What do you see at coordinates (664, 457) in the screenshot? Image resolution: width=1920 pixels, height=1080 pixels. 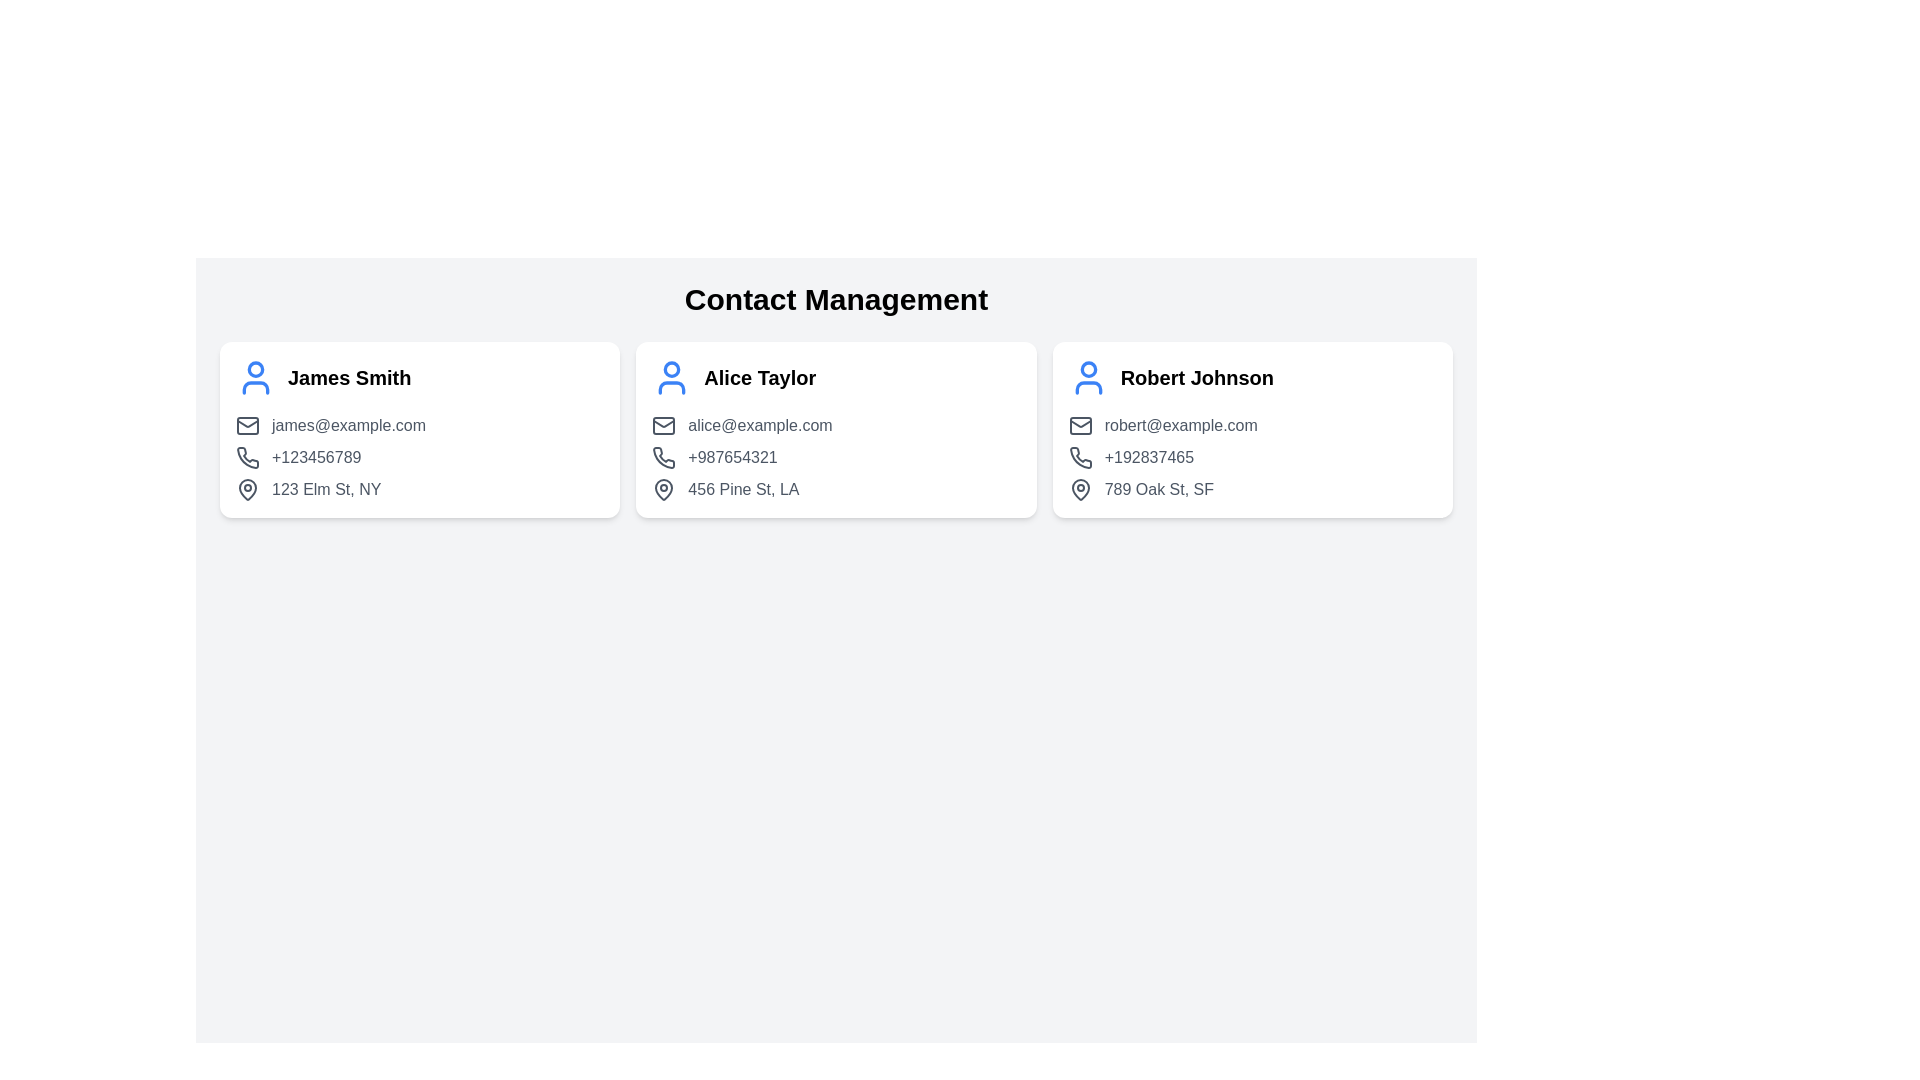 I see `the telephone icon located in Alice Taylor's contact card` at bounding box center [664, 457].